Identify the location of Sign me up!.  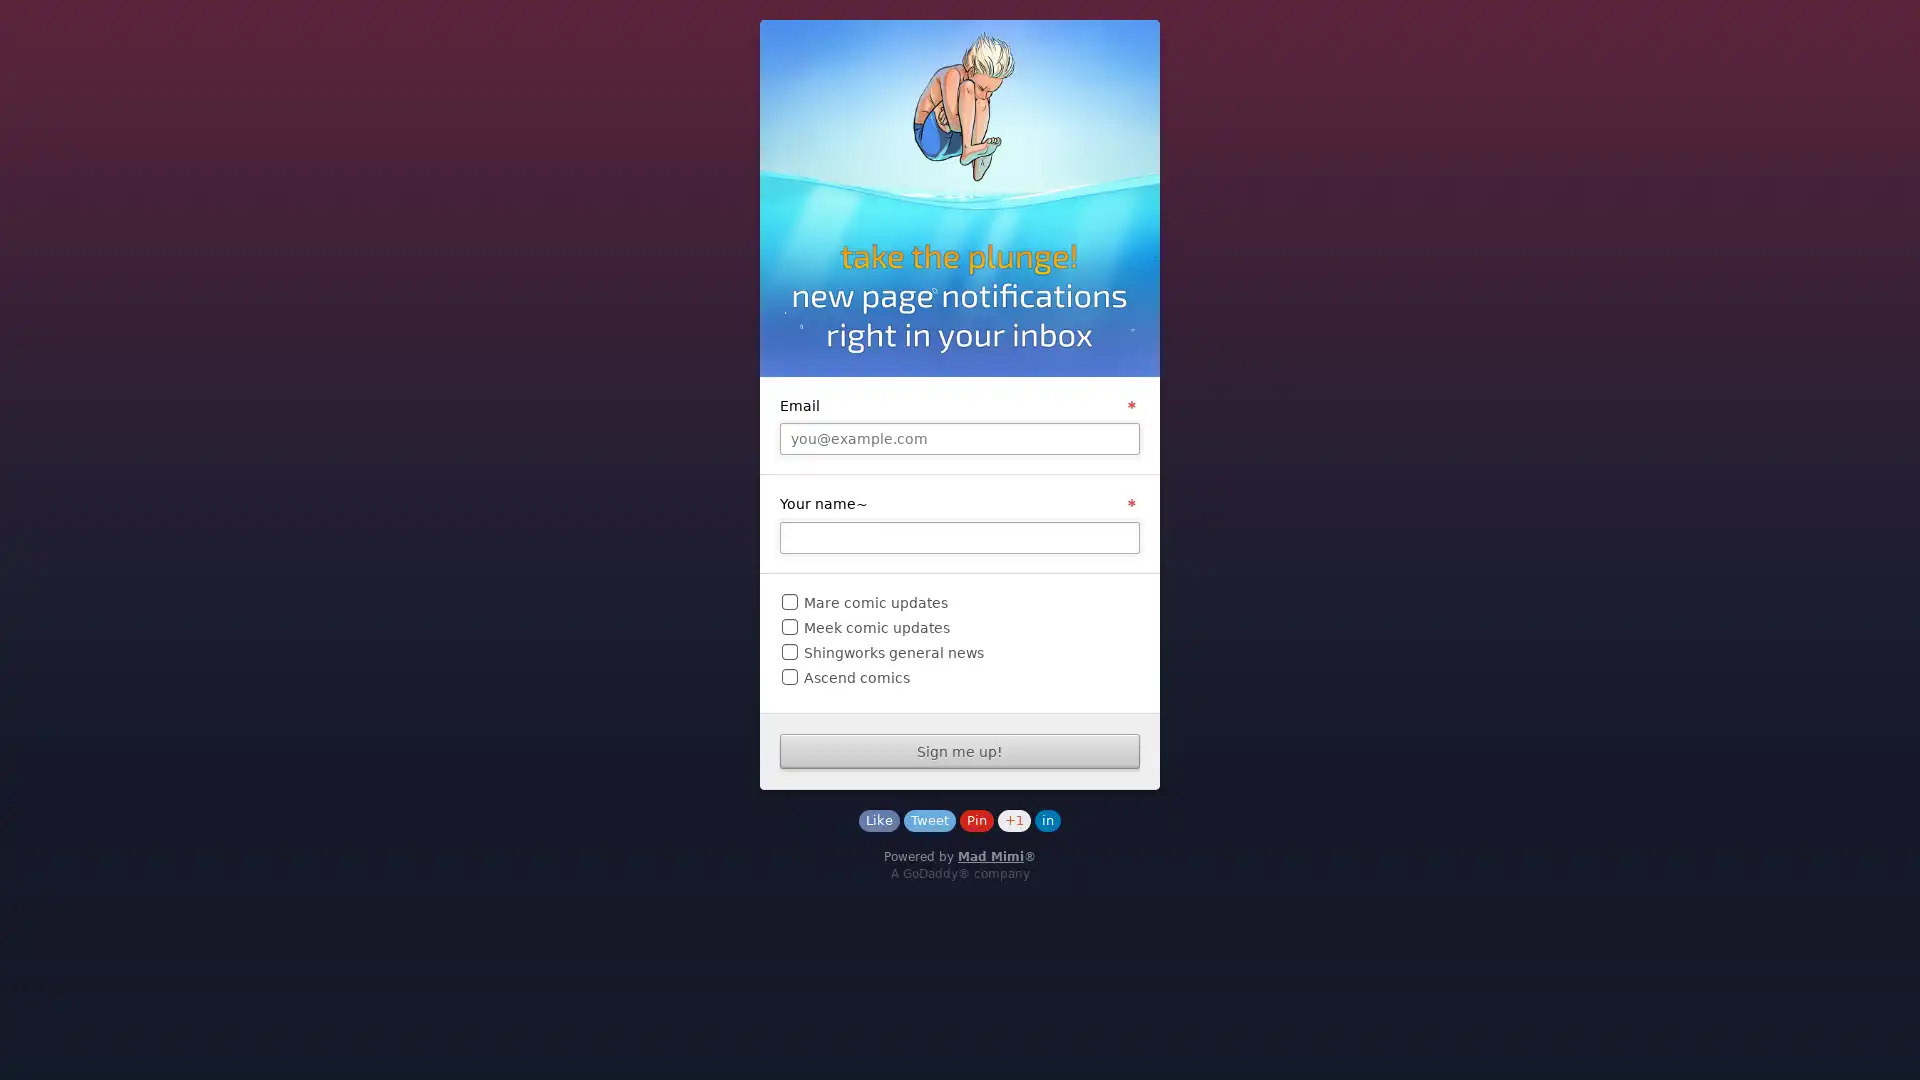
(960, 751).